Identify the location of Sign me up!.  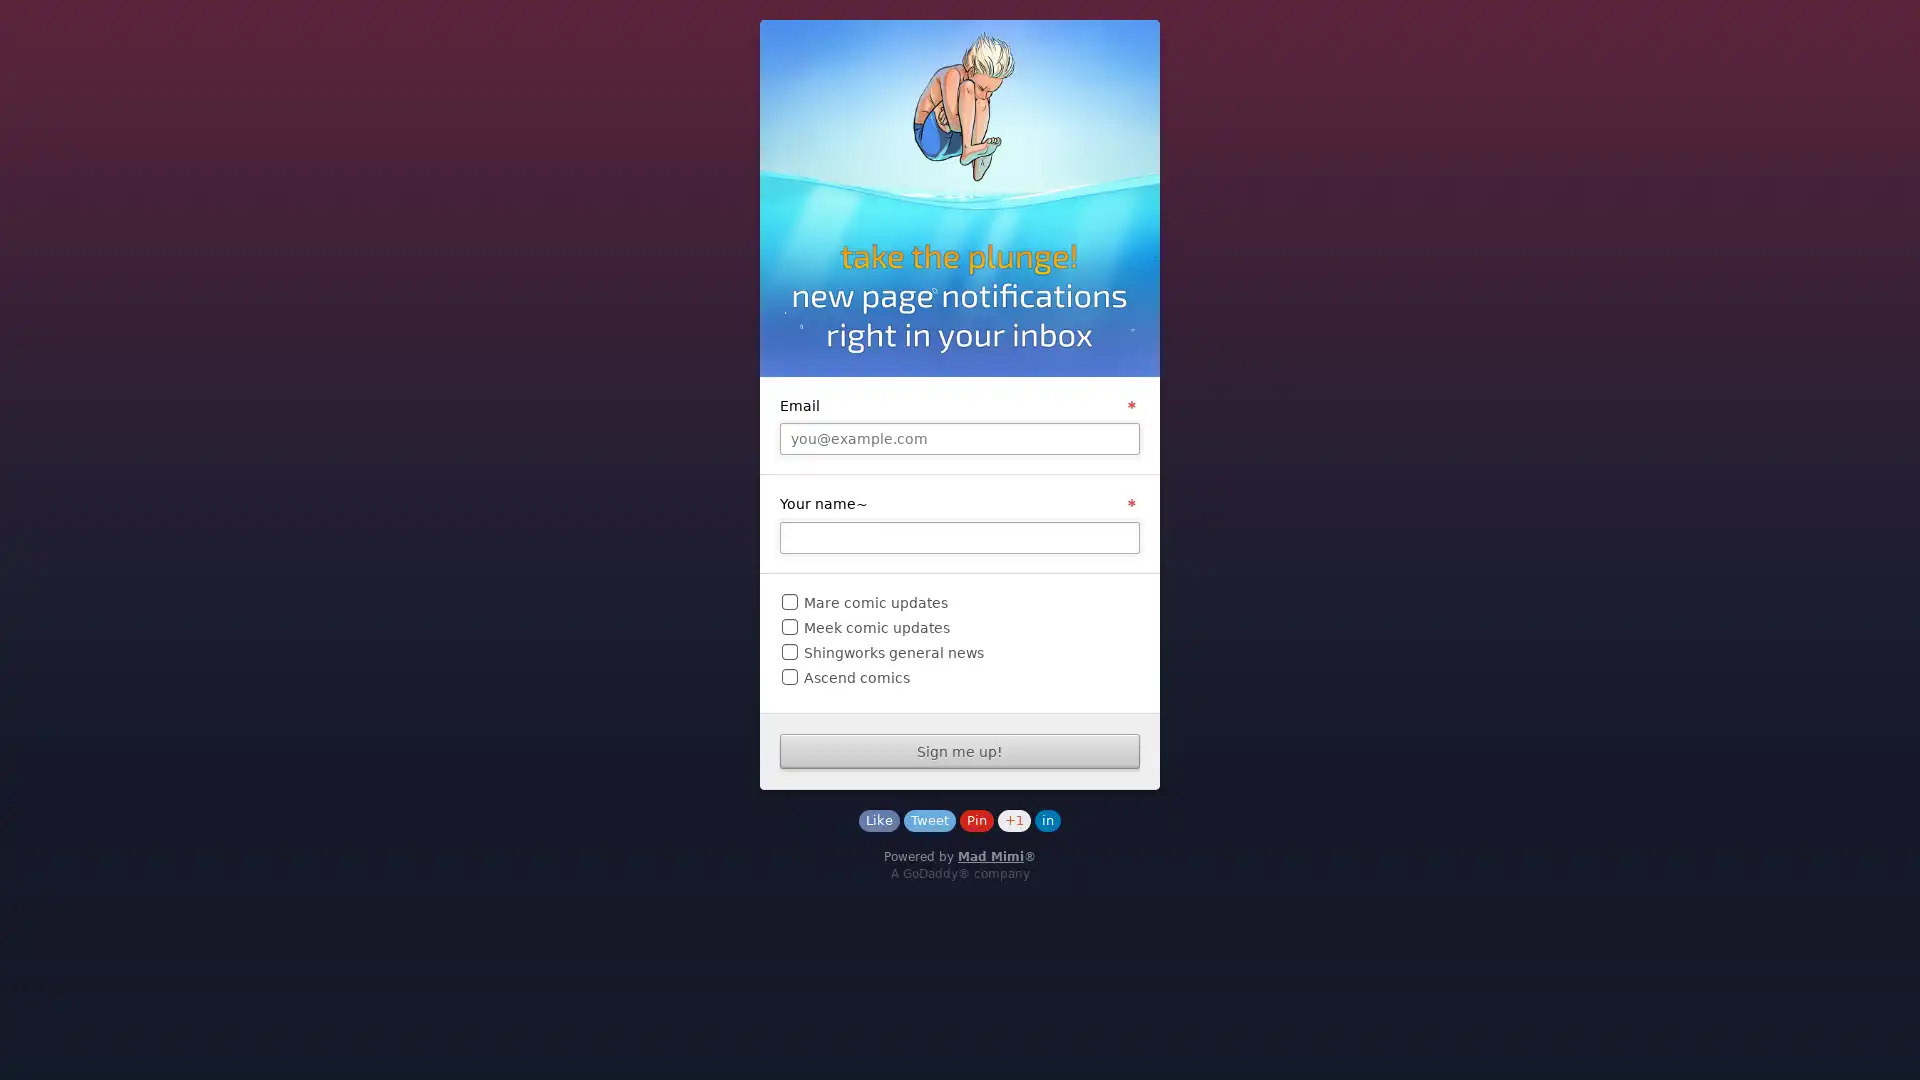
(960, 751).